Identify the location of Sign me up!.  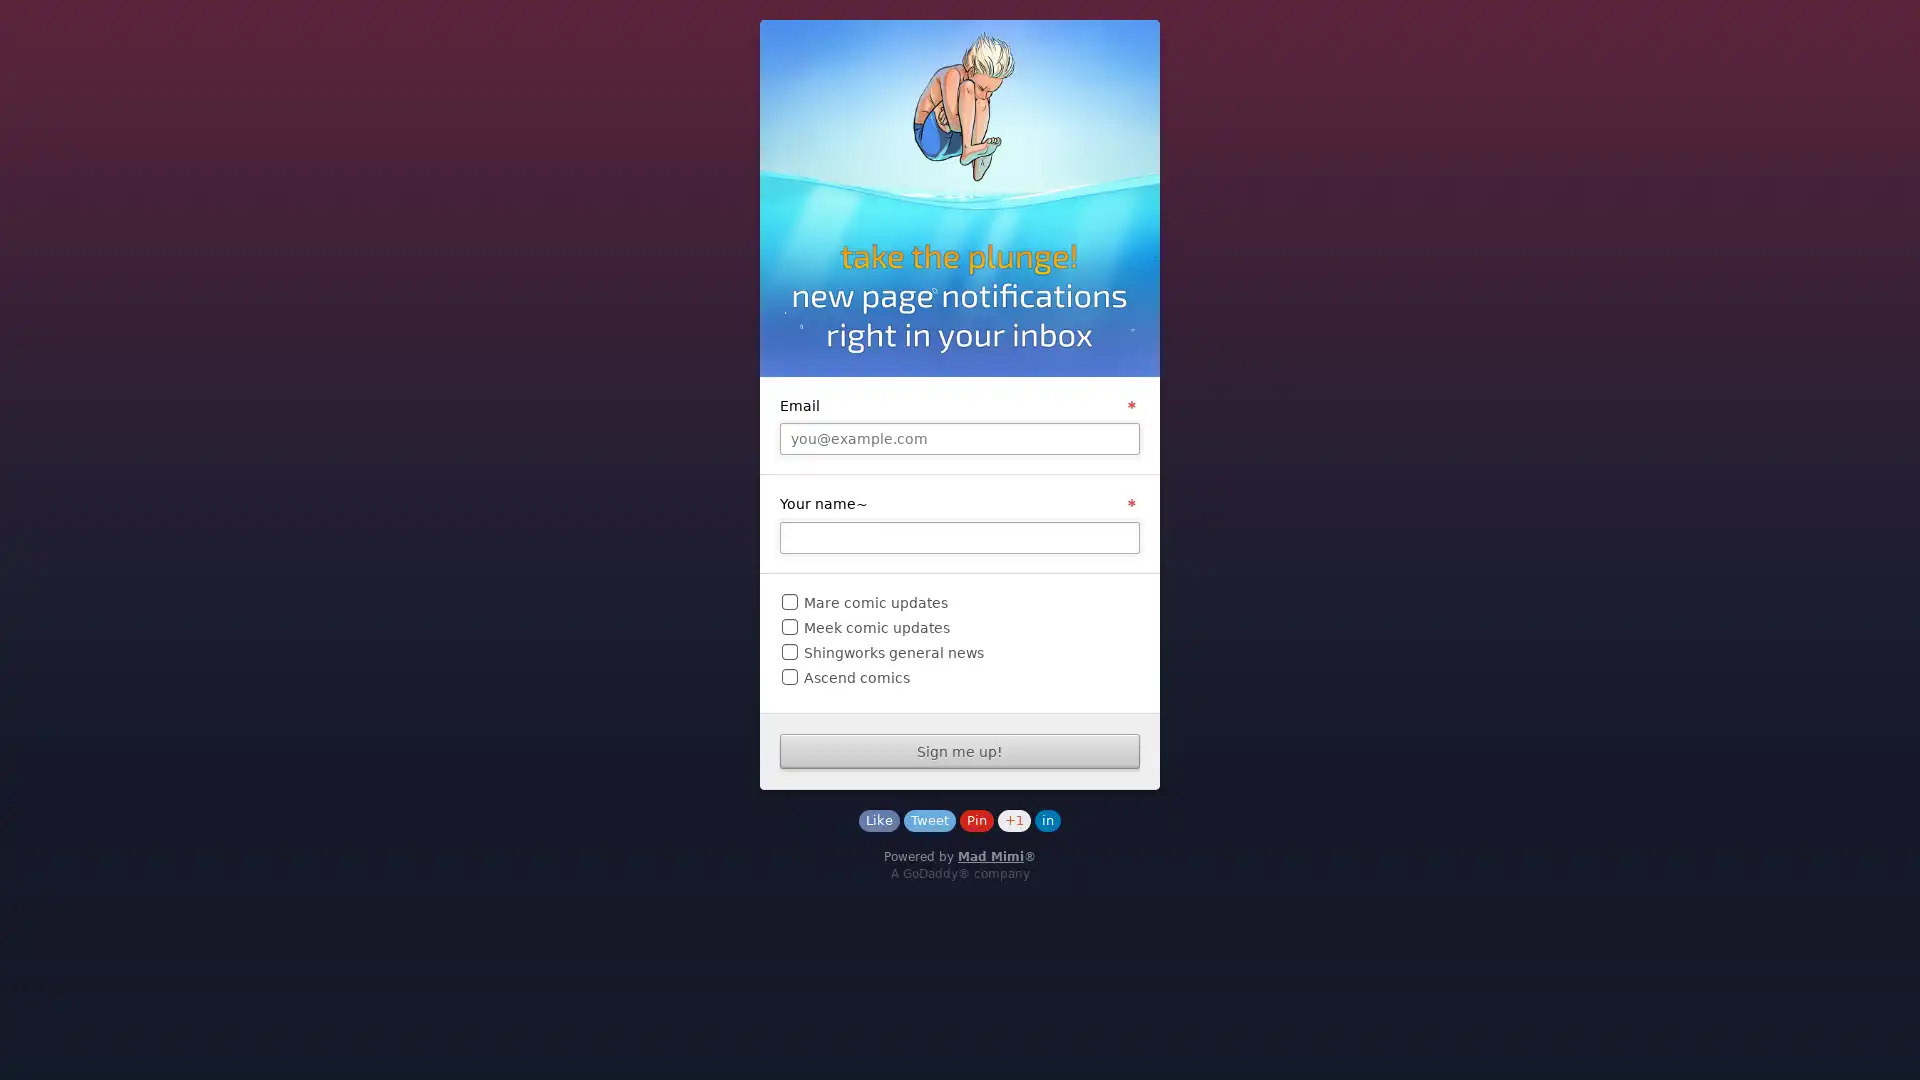
(960, 751).